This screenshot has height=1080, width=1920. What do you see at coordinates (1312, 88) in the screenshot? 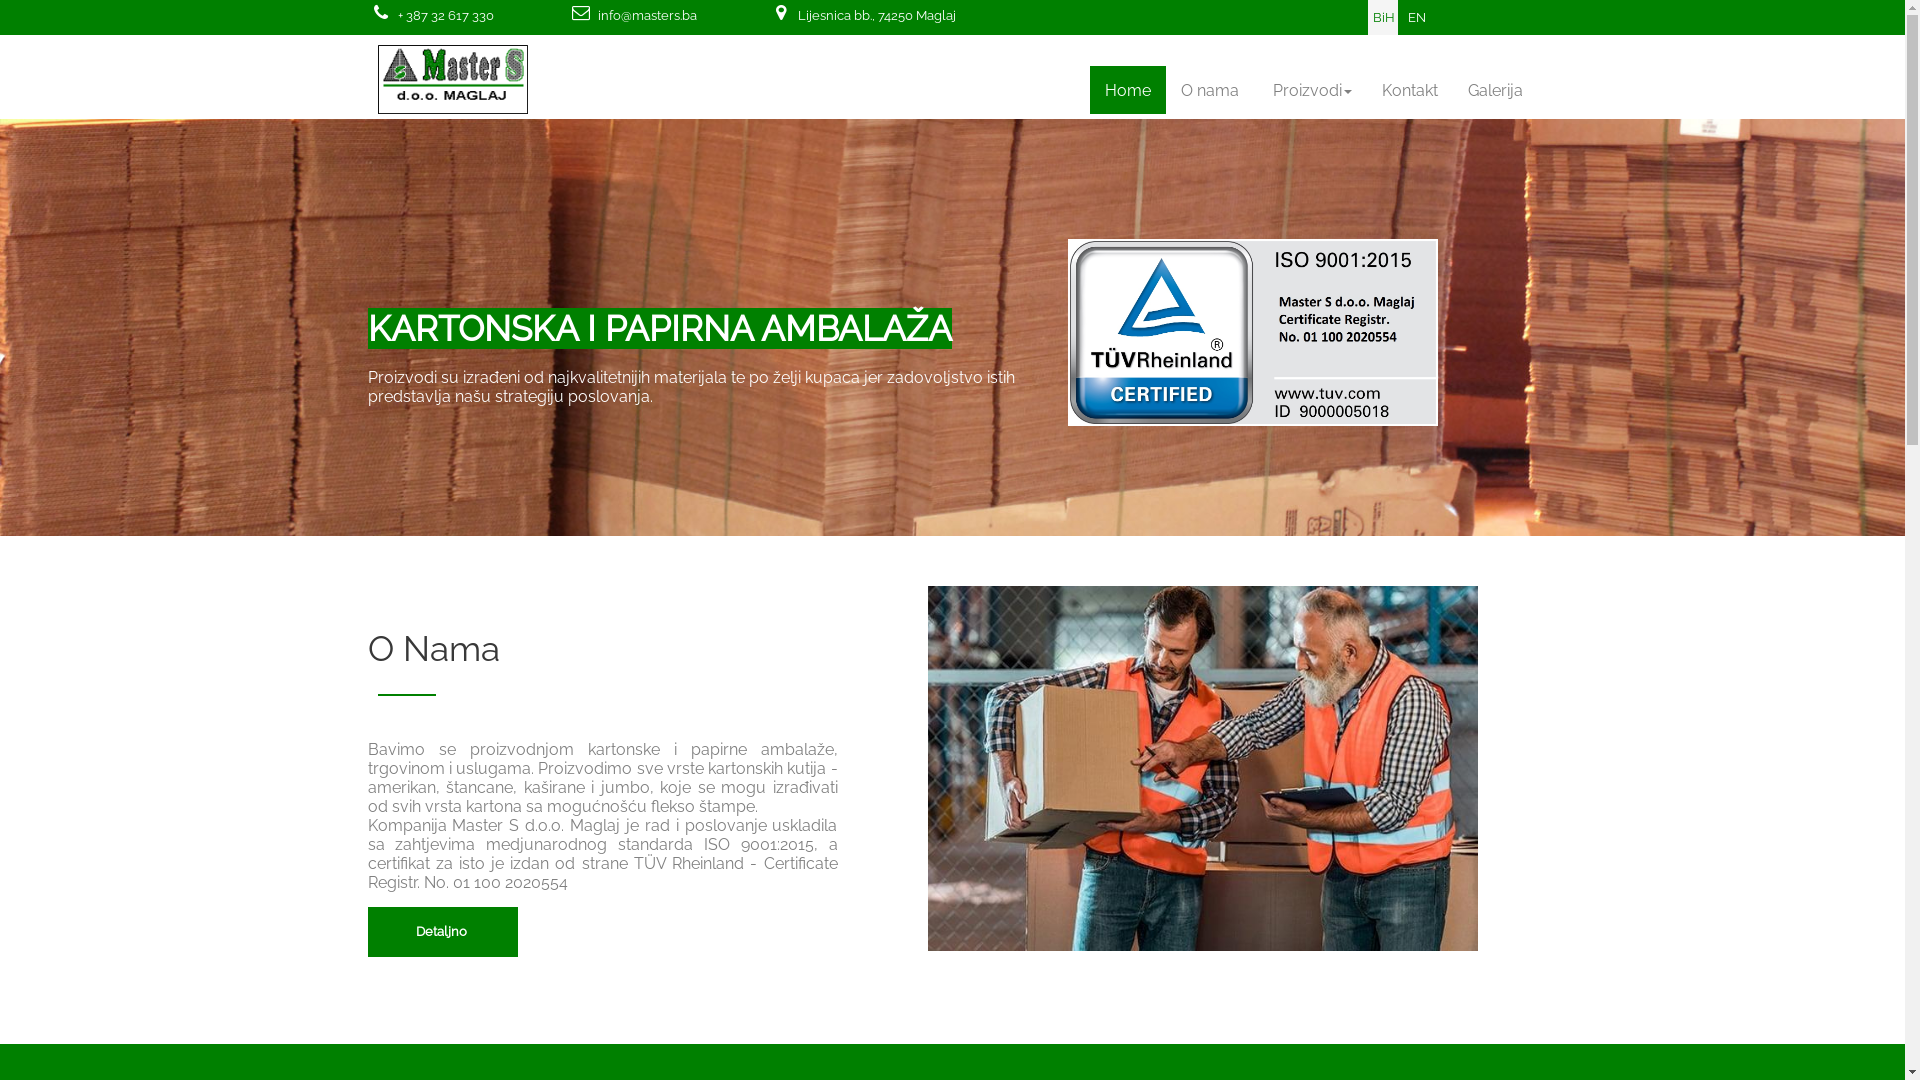
I see `'Proizvodi'` at bounding box center [1312, 88].